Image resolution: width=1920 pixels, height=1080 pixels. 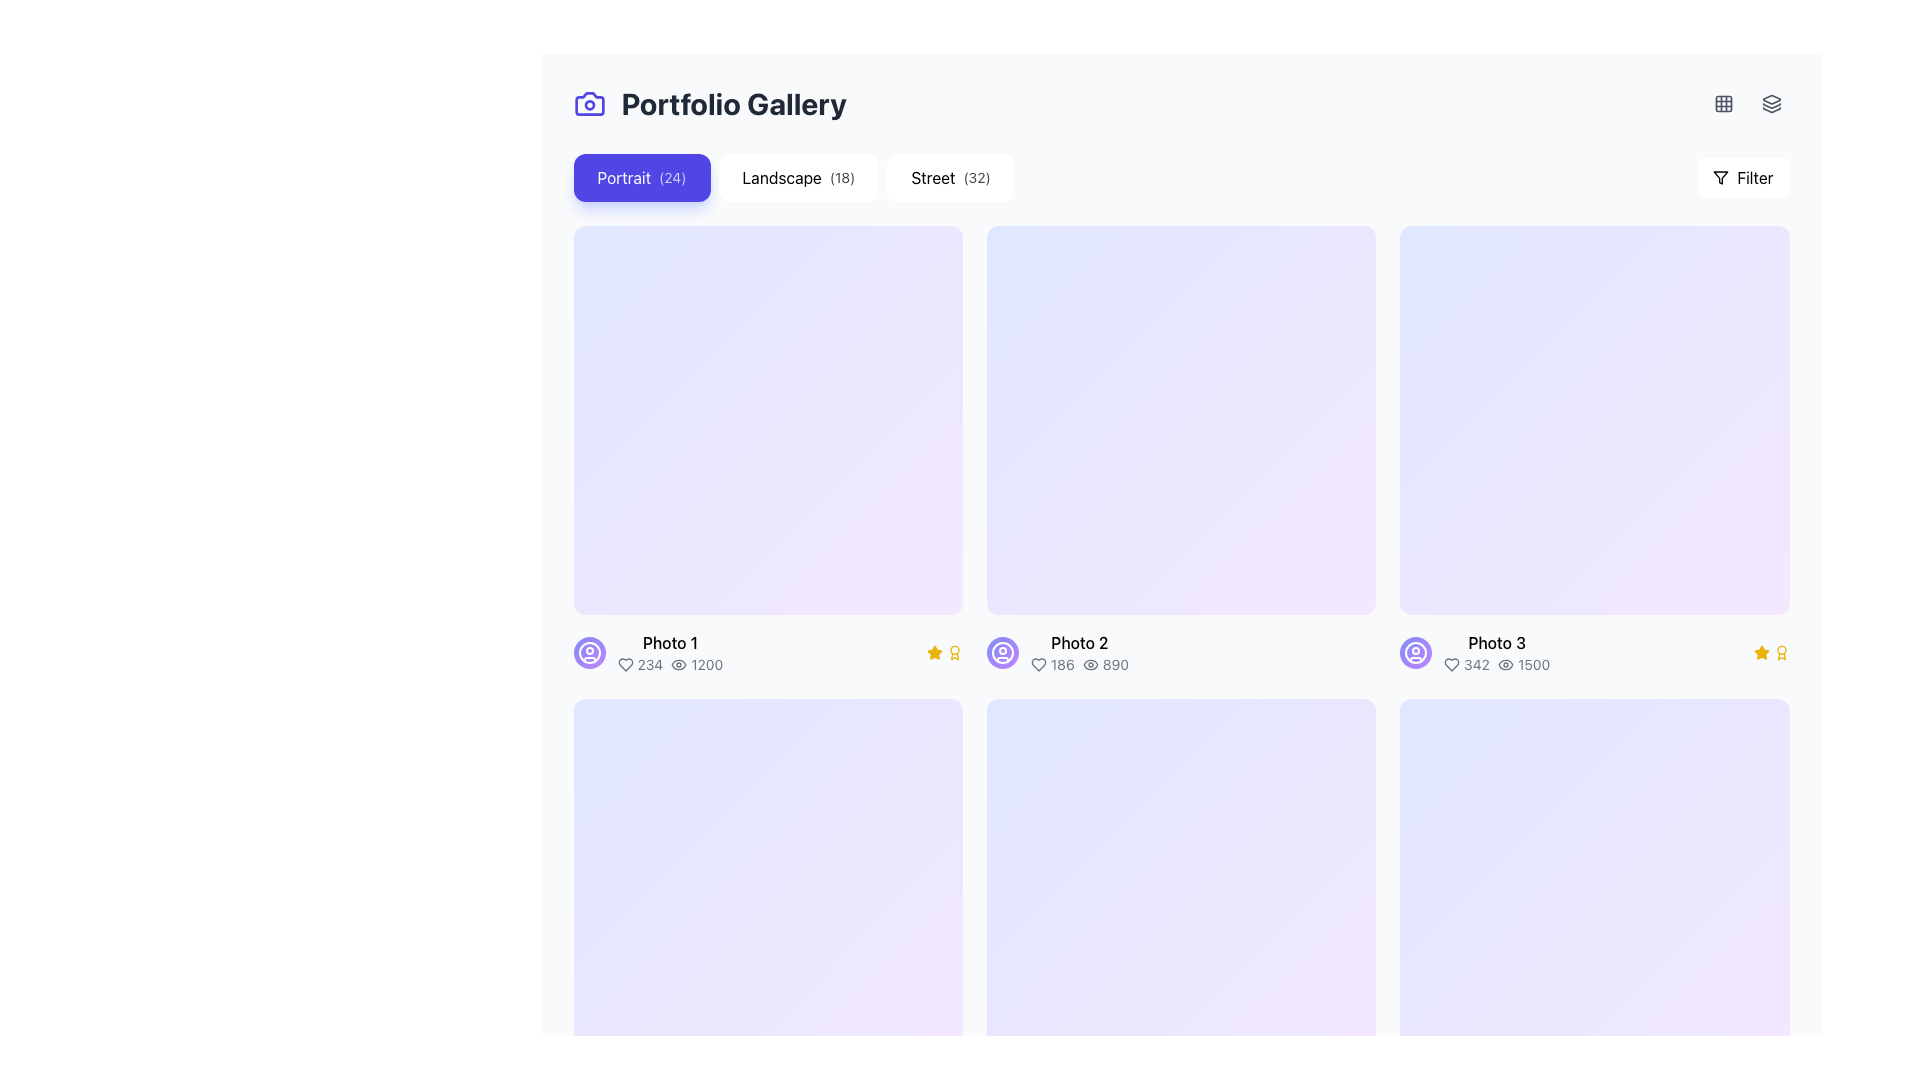 What do you see at coordinates (1002, 653) in the screenshot?
I see `the user icon represented by a circular figure with a smaller circle for the head and connecting lines for shoulders, styled in white on a gradient background from indigo to purple` at bounding box center [1002, 653].